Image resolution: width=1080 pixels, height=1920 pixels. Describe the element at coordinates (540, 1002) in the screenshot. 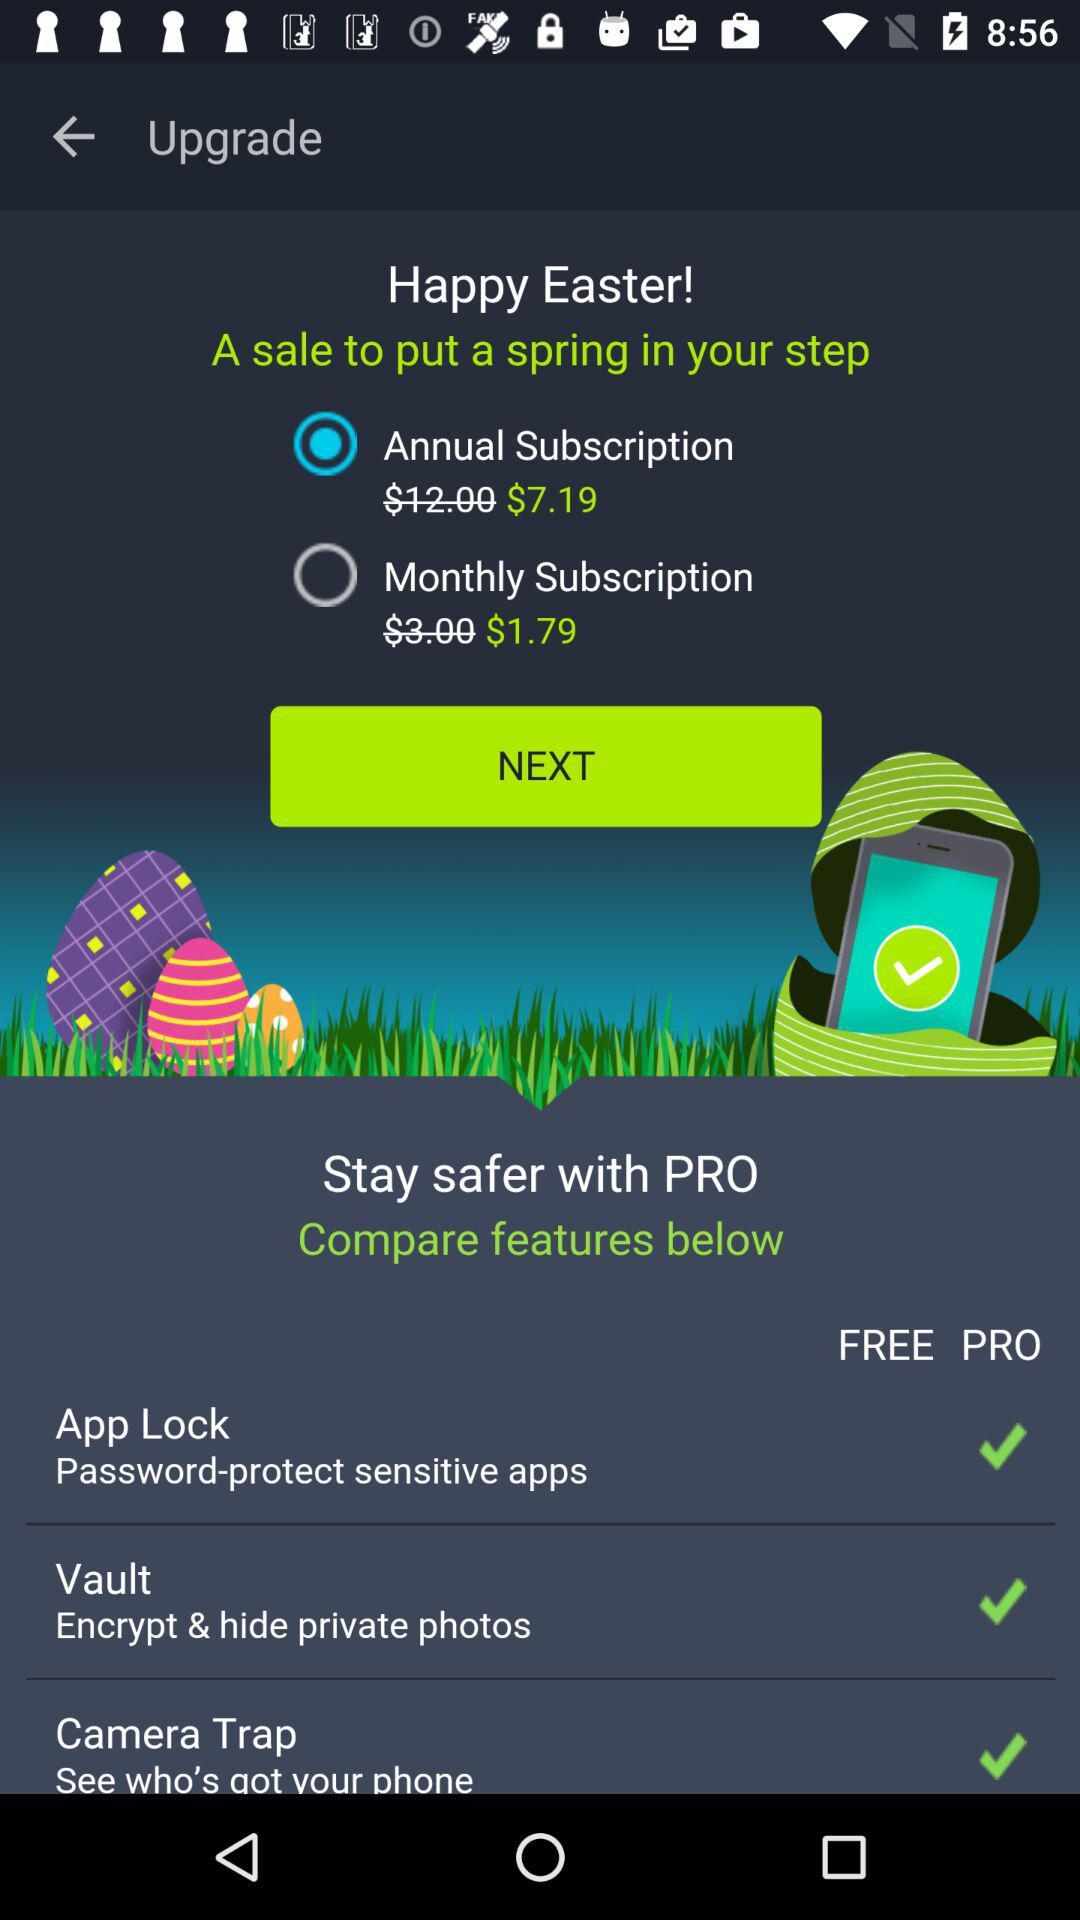

I see `click the full page` at that location.